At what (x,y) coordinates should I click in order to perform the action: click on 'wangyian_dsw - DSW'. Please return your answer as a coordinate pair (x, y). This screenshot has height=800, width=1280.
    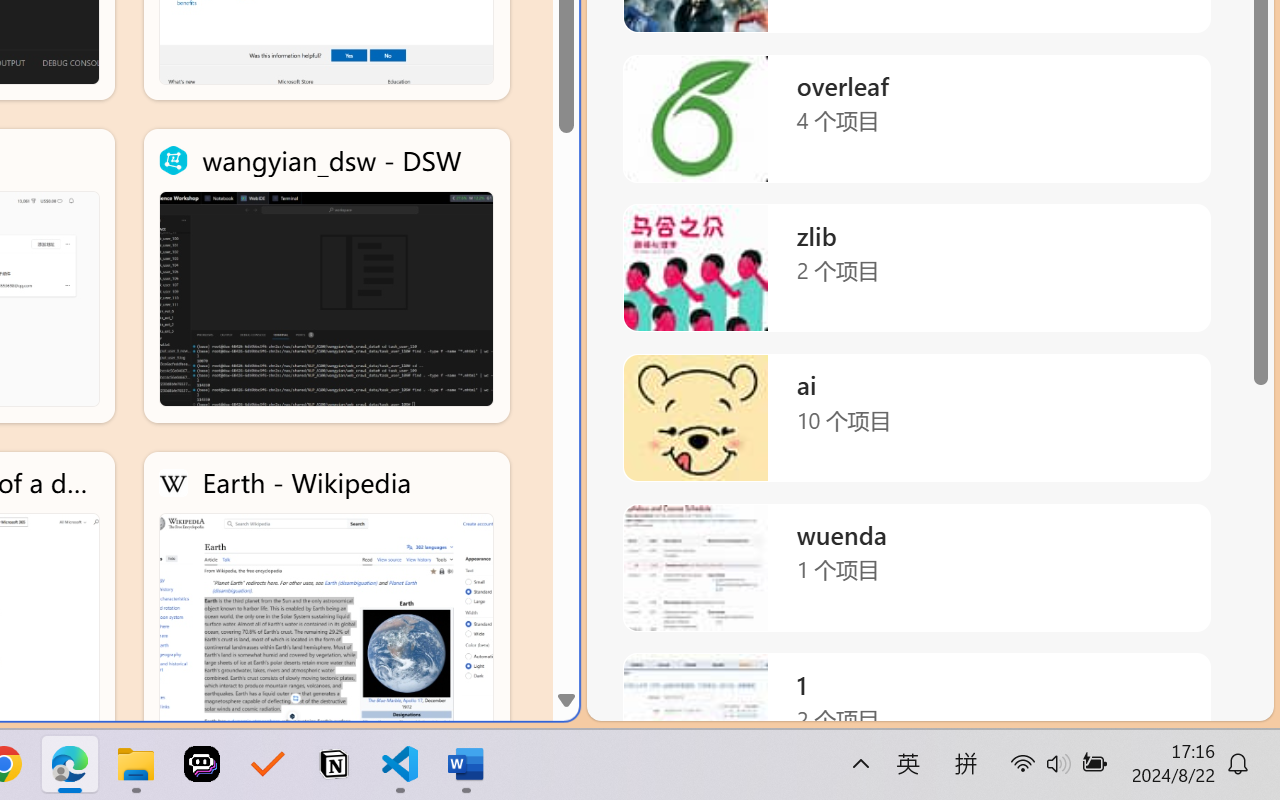
    Looking at the image, I should click on (326, 276).